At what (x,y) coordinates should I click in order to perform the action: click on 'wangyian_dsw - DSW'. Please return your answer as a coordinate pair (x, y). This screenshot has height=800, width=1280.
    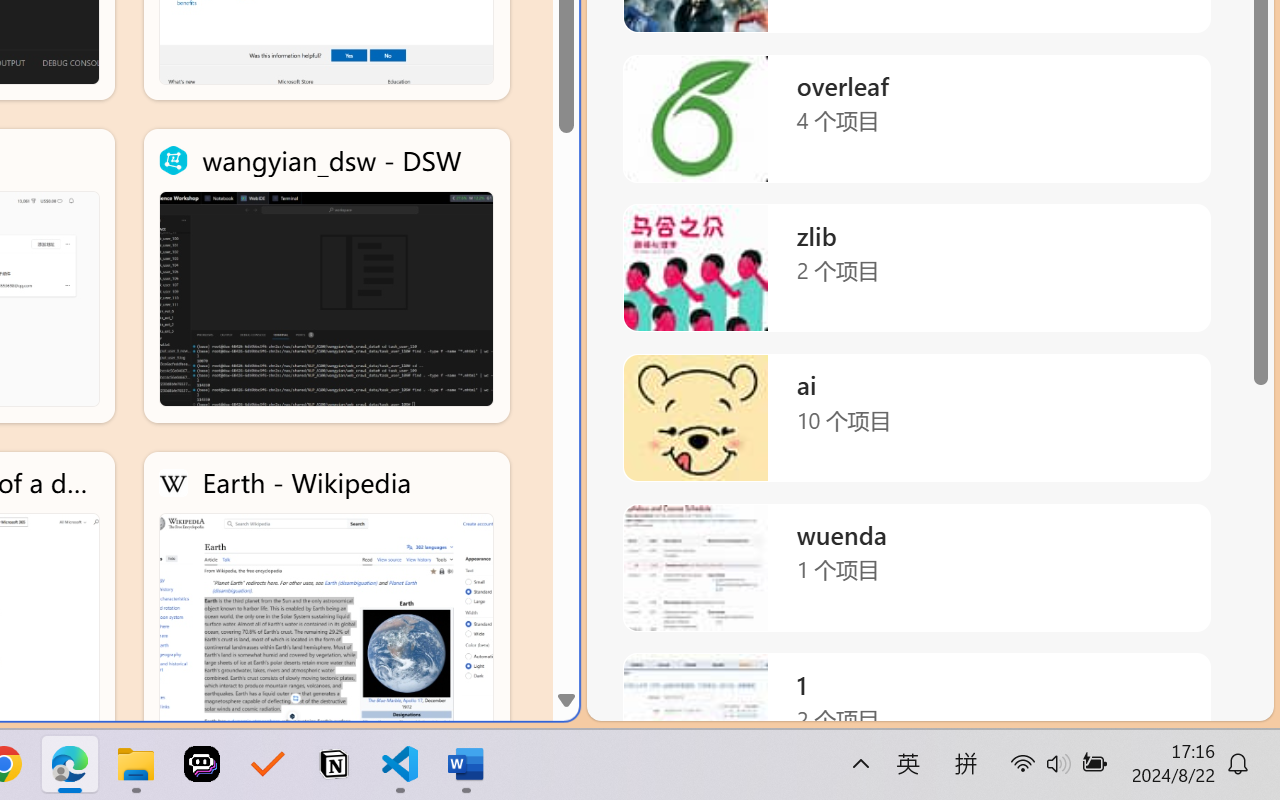
    Looking at the image, I should click on (326, 276).